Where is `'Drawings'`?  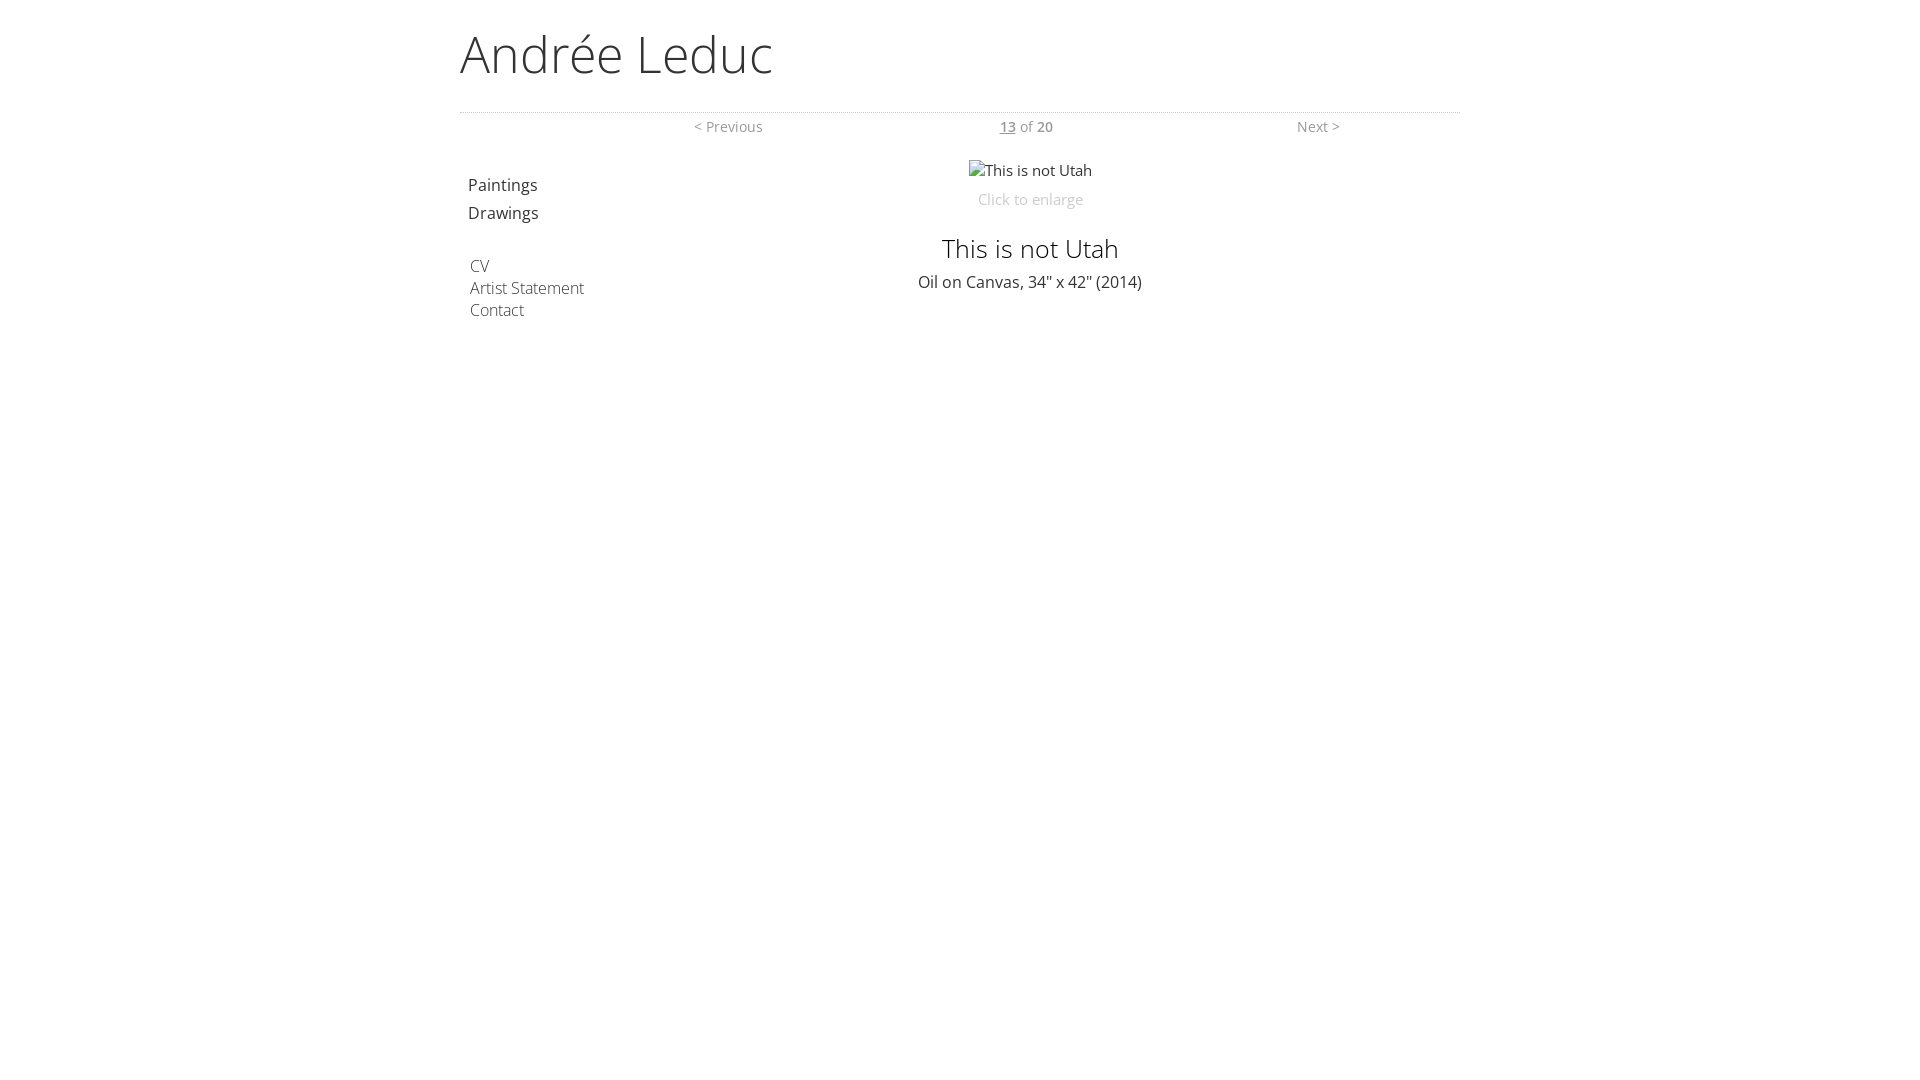
'Drawings' is located at coordinates (466, 212).